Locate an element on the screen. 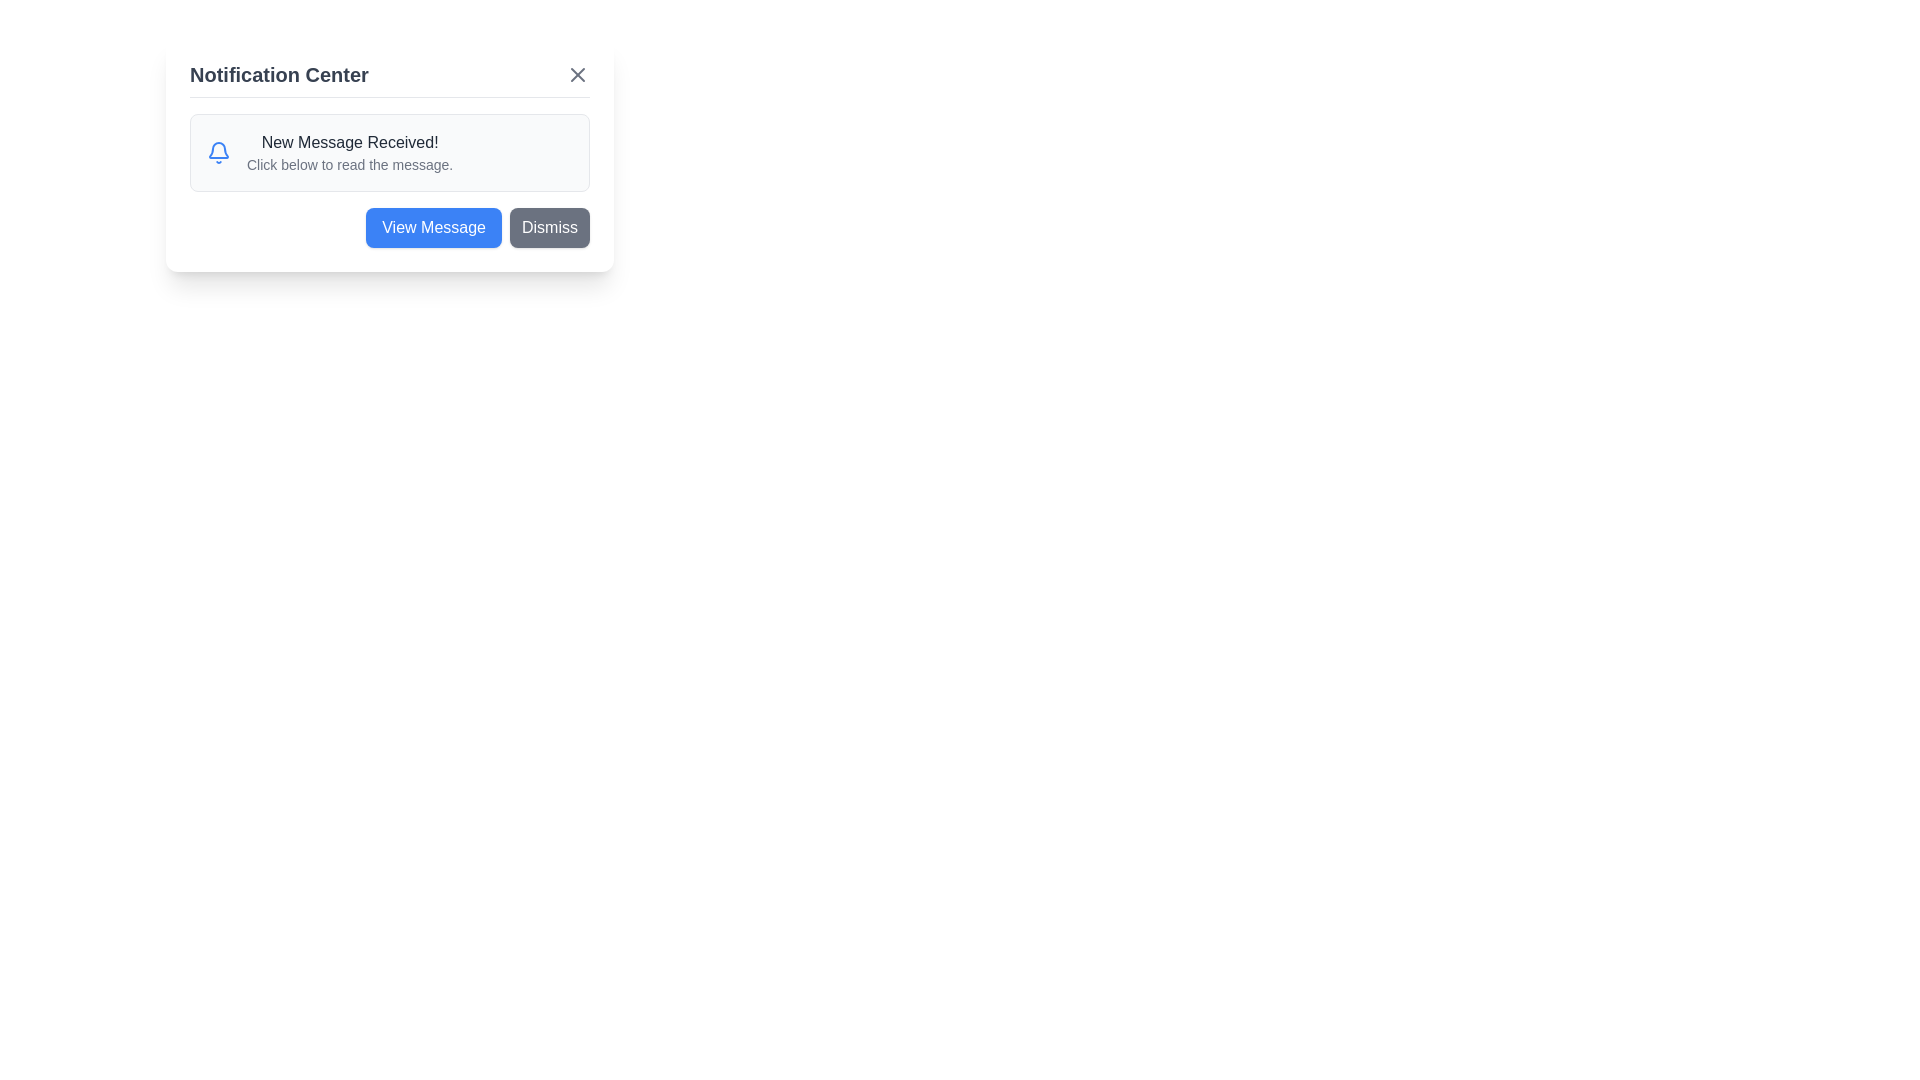  the close button located in the top-right corner of the Notification Center is located at coordinates (576, 73).